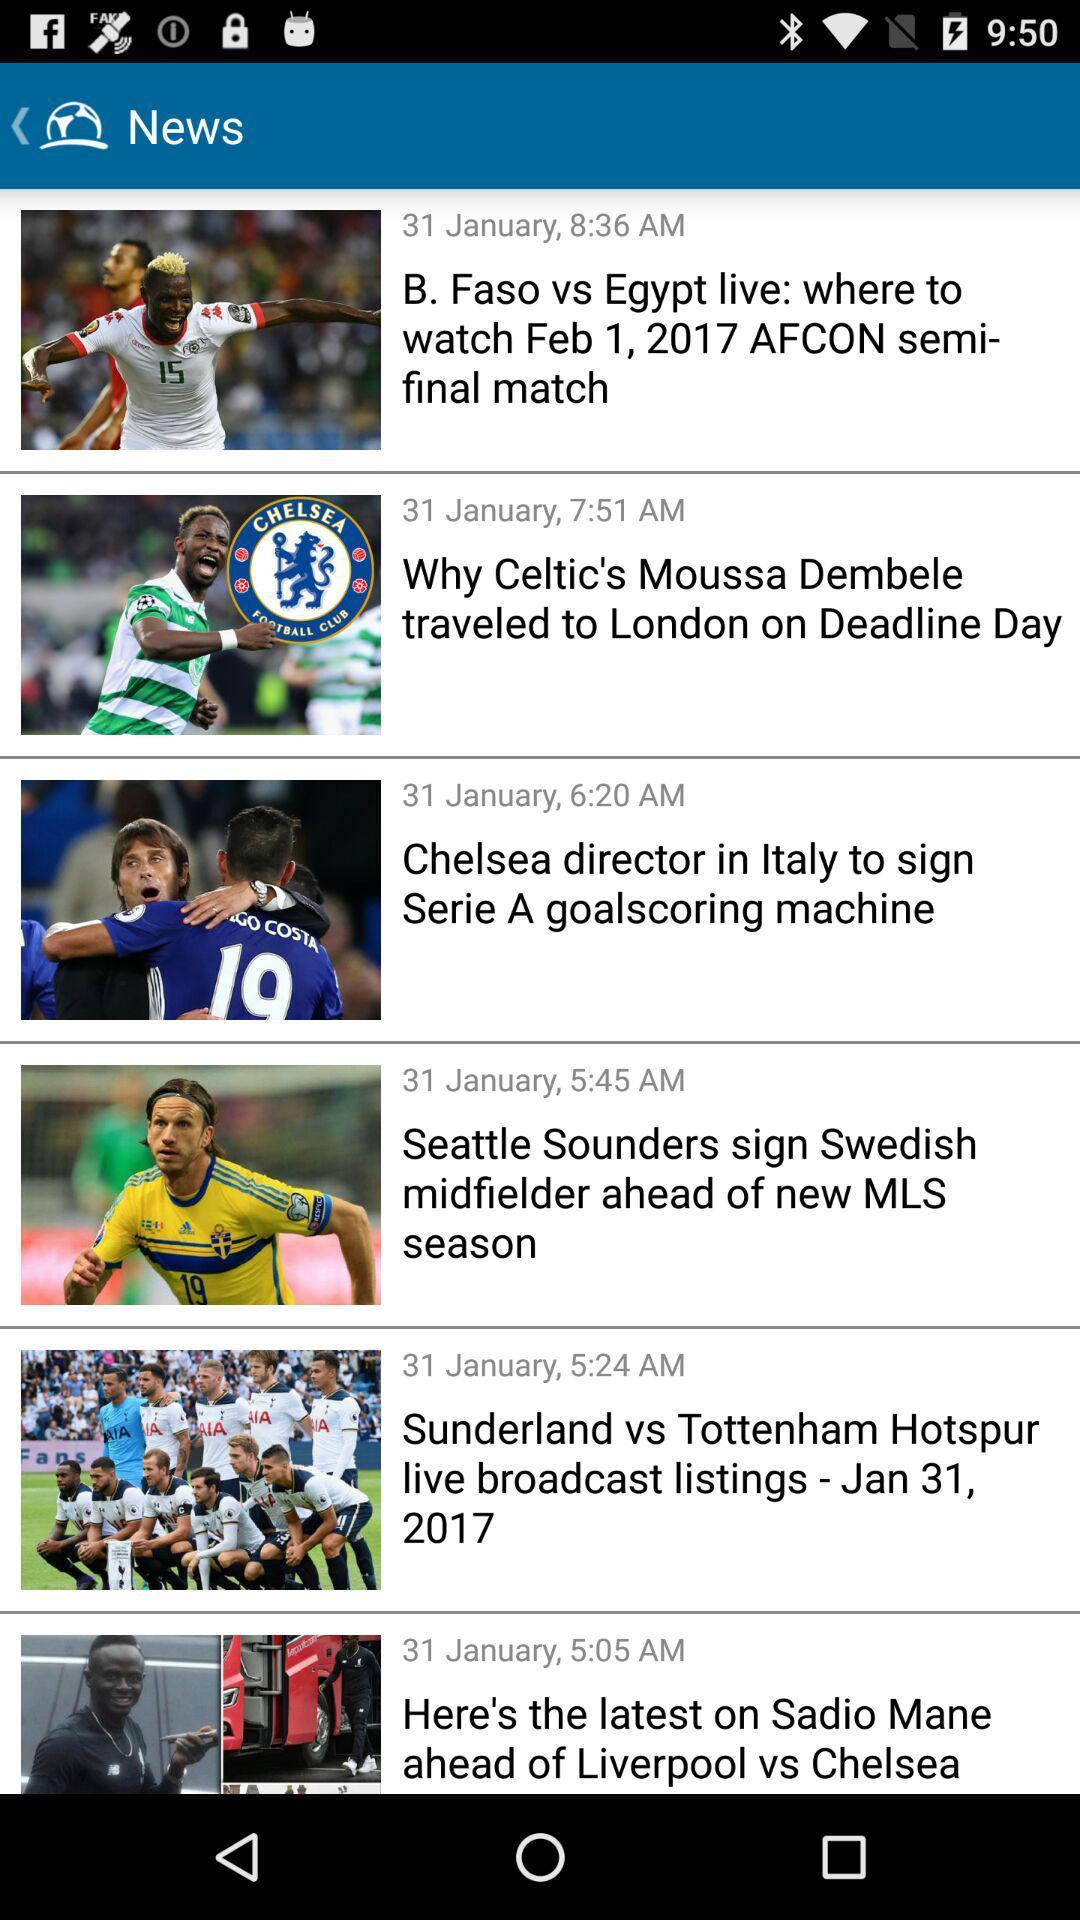  I want to click on the why celtic s, so click(734, 595).